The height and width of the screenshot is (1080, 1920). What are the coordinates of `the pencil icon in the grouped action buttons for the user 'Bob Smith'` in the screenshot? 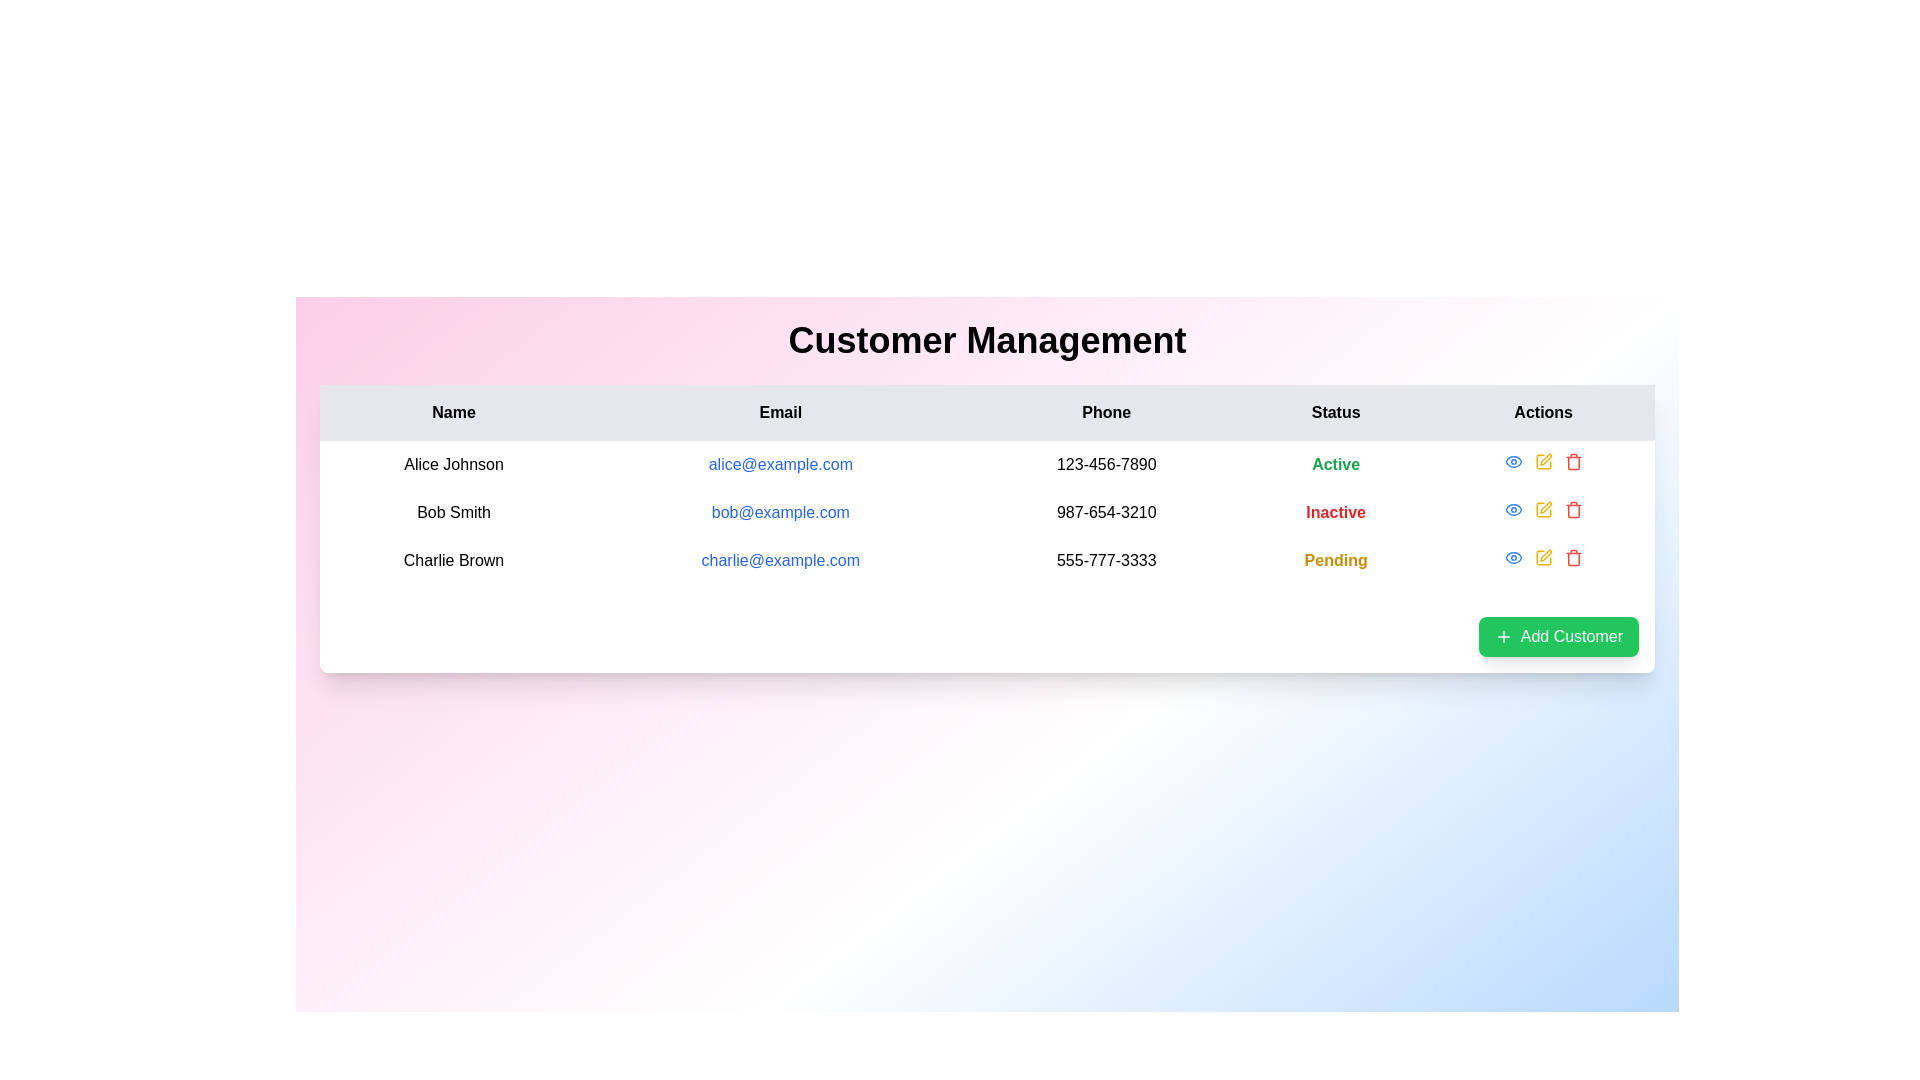 It's located at (1542, 508).